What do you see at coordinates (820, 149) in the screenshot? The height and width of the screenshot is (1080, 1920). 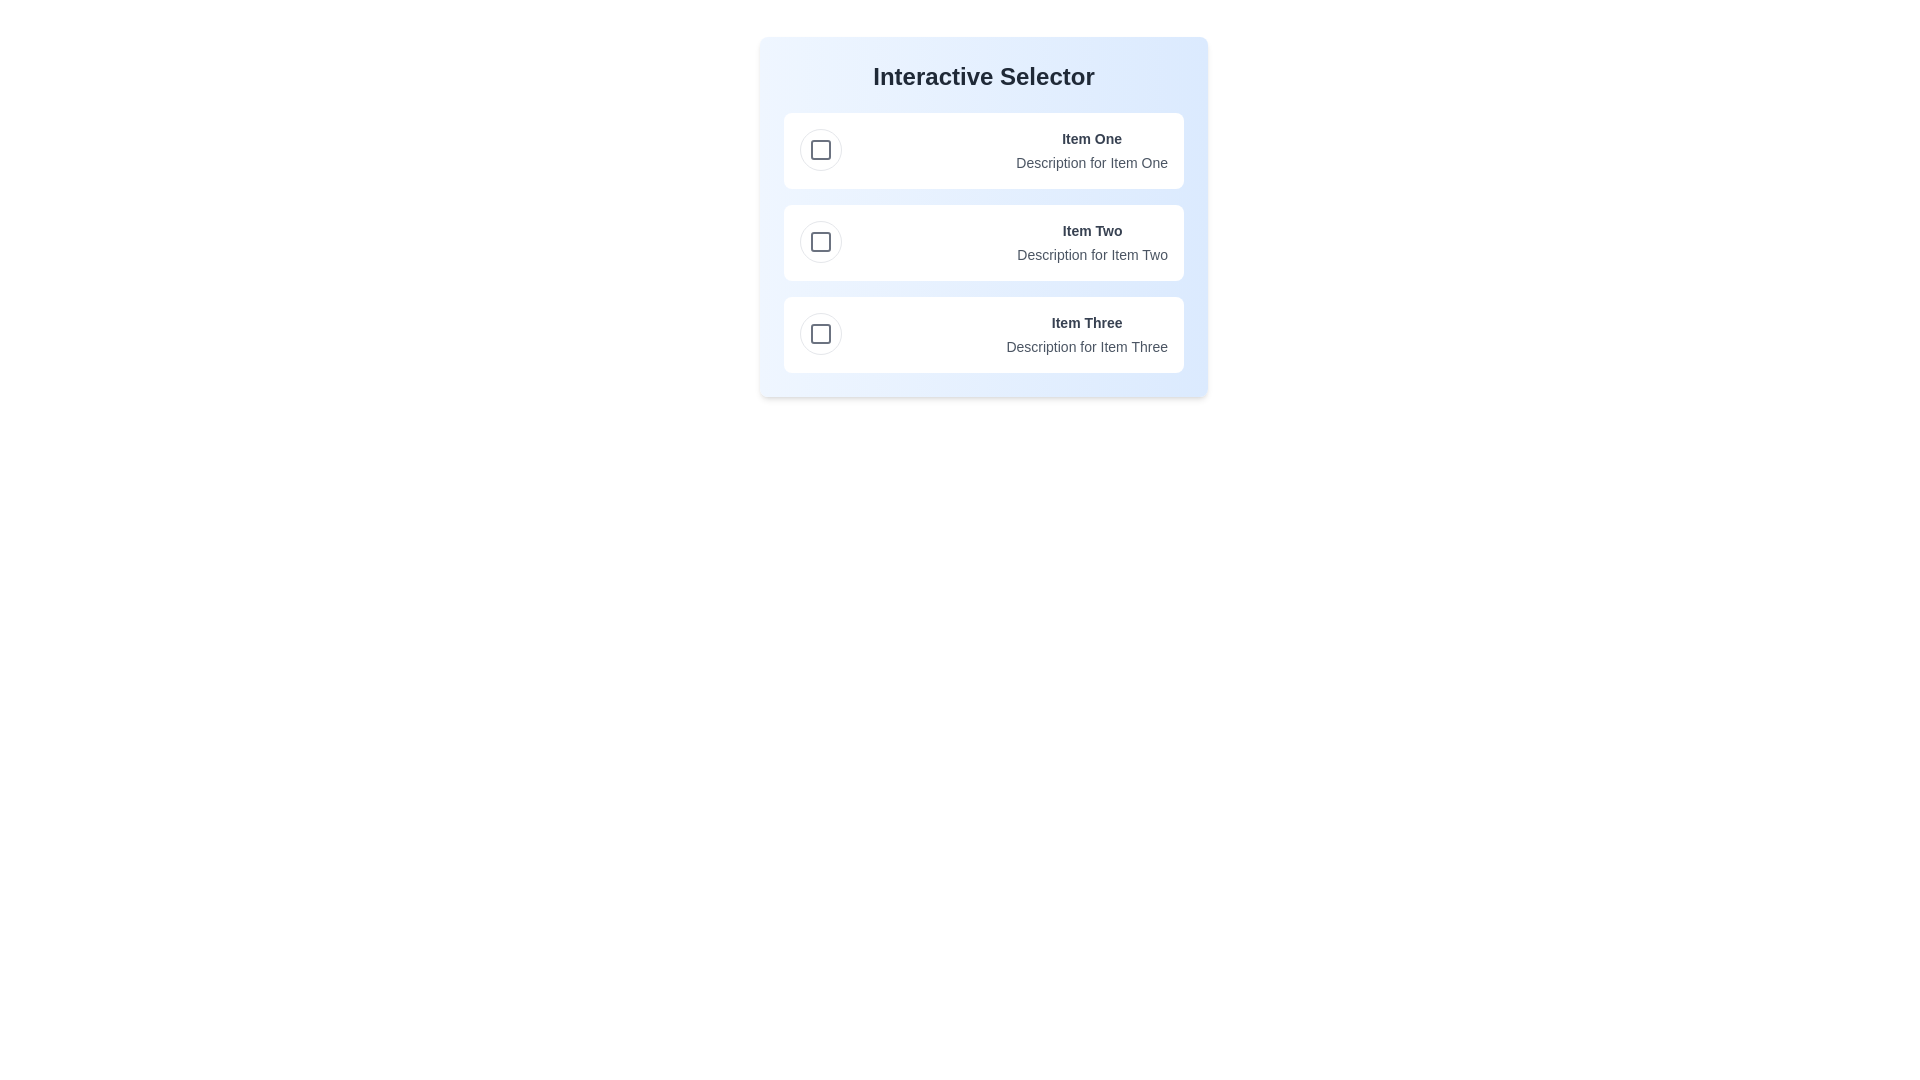 I see `the circular button containing an icon` at bounding box center [820, 149].